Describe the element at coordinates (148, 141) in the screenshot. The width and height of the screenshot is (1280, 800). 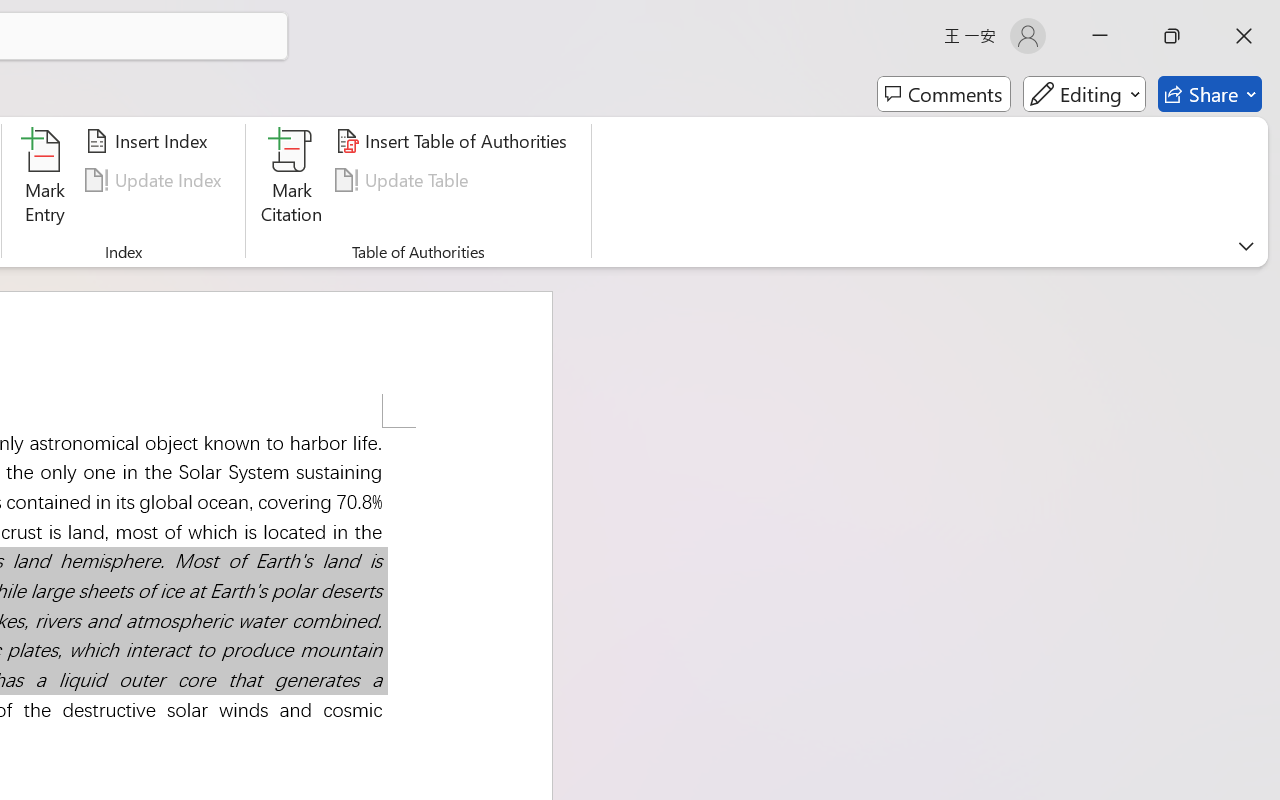
I see `'Insert Index...'` at that location.